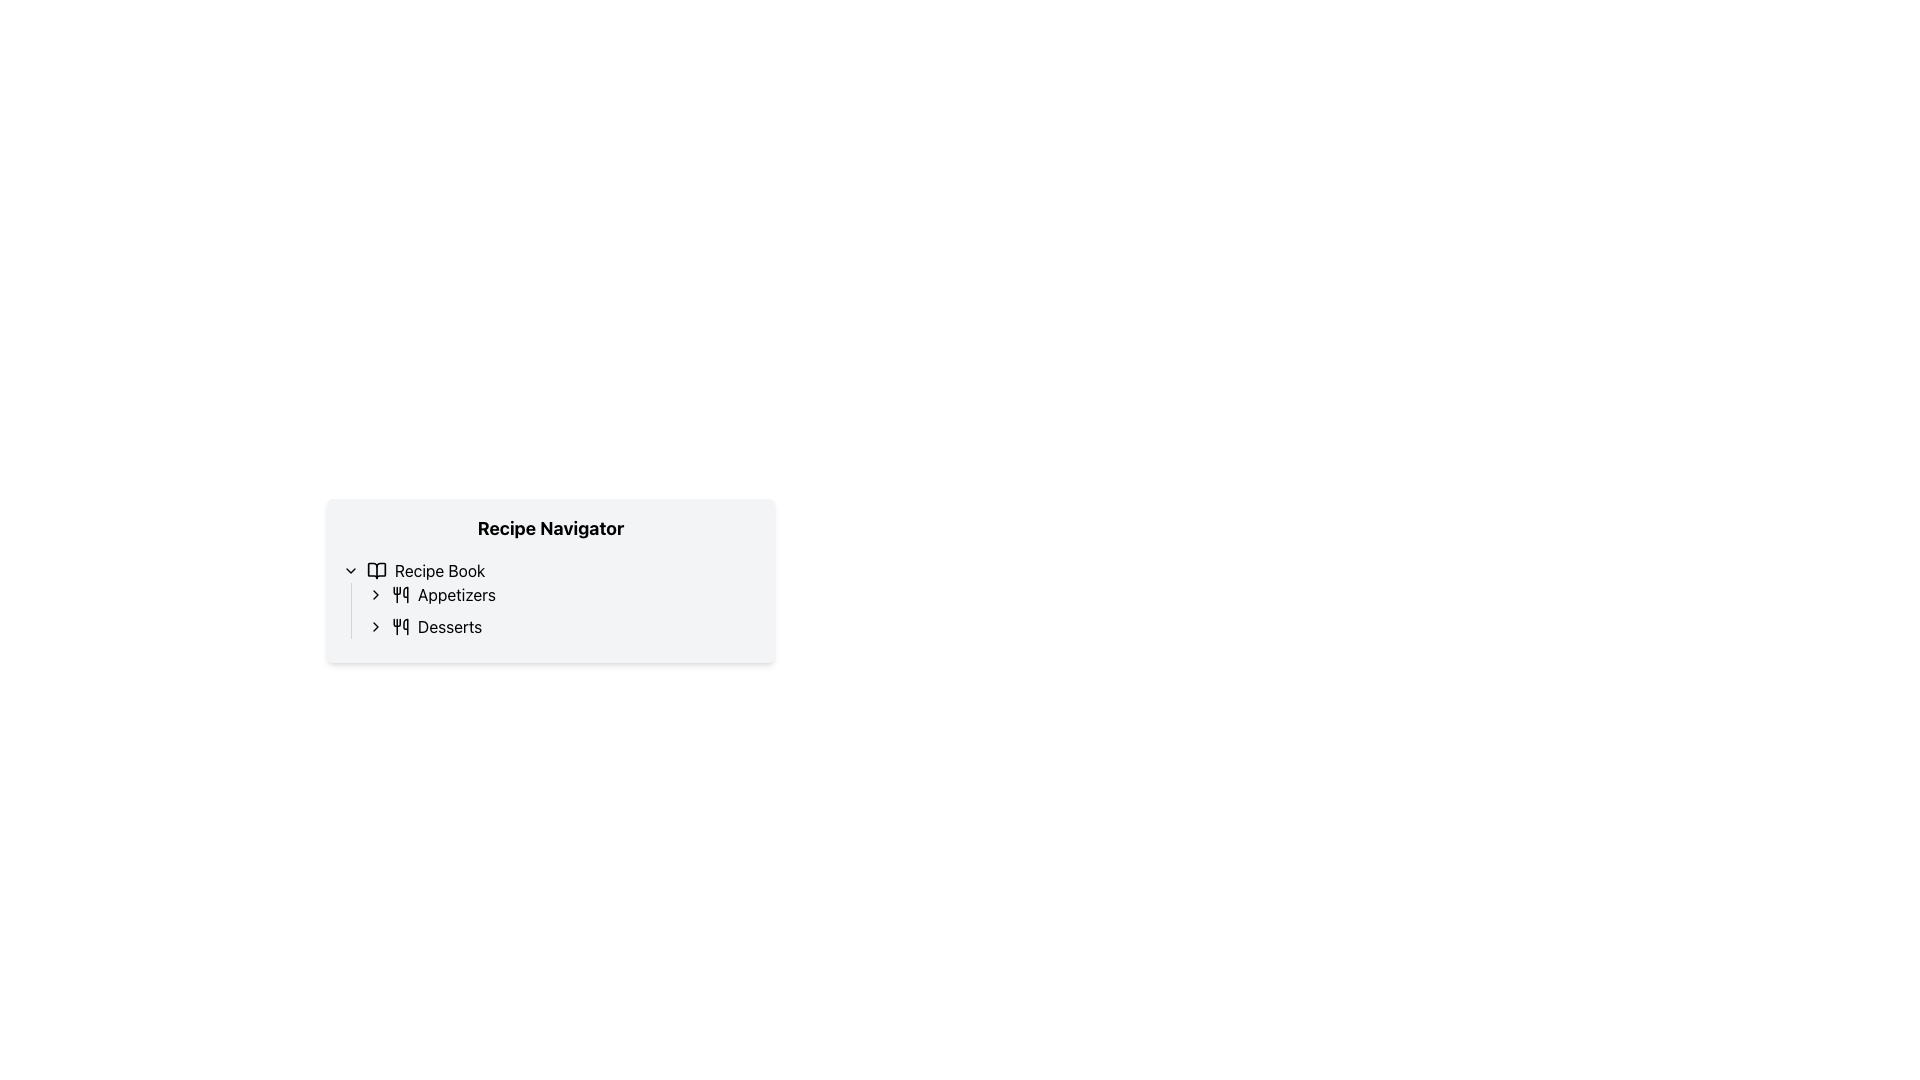  What do you see at coordinates (375, 626) in the screenshot?
I see `the chevron icon located to the far left of the 'Desserts' list item` at bounding box center [375, 626].